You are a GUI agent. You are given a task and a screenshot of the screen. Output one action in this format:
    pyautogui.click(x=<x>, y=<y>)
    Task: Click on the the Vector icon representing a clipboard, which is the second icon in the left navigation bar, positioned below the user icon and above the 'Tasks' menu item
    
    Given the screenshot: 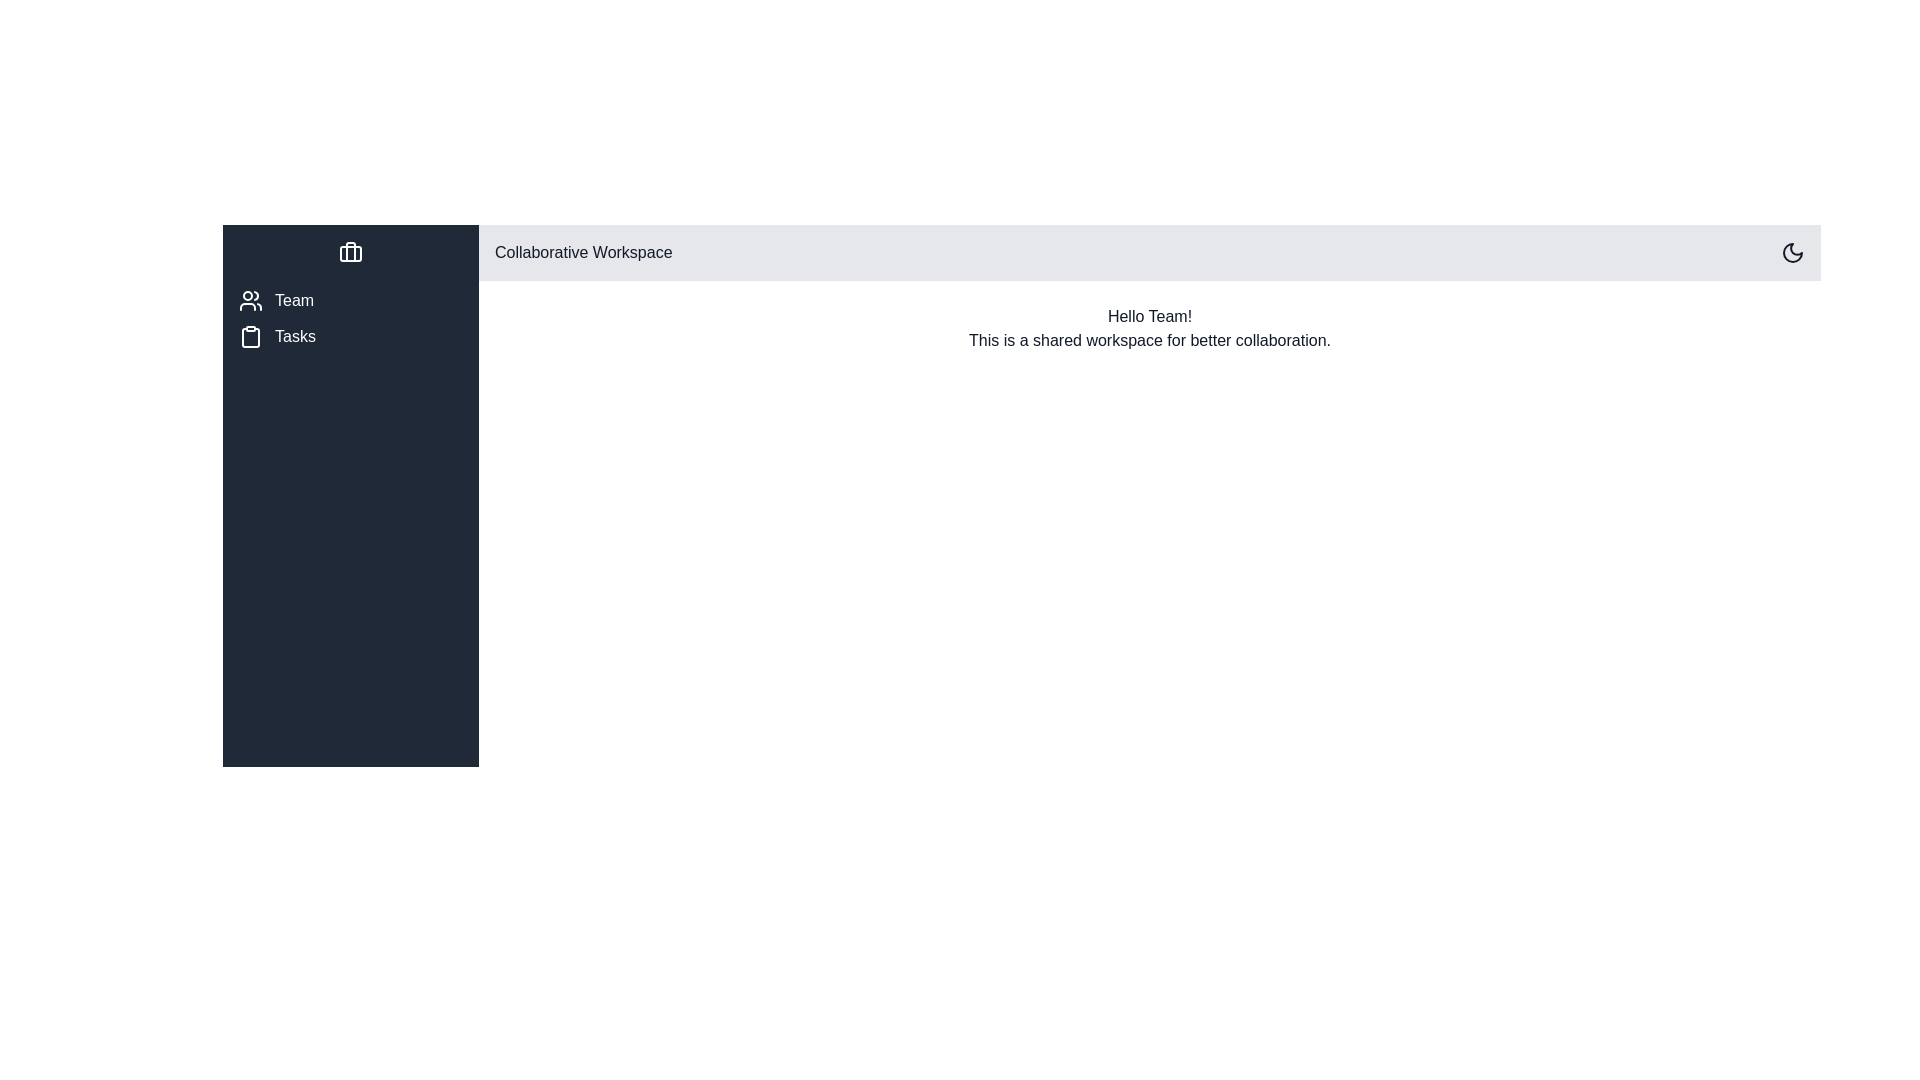 What is the action you would take?
    pyautogui.click(x=249, y=337)
    